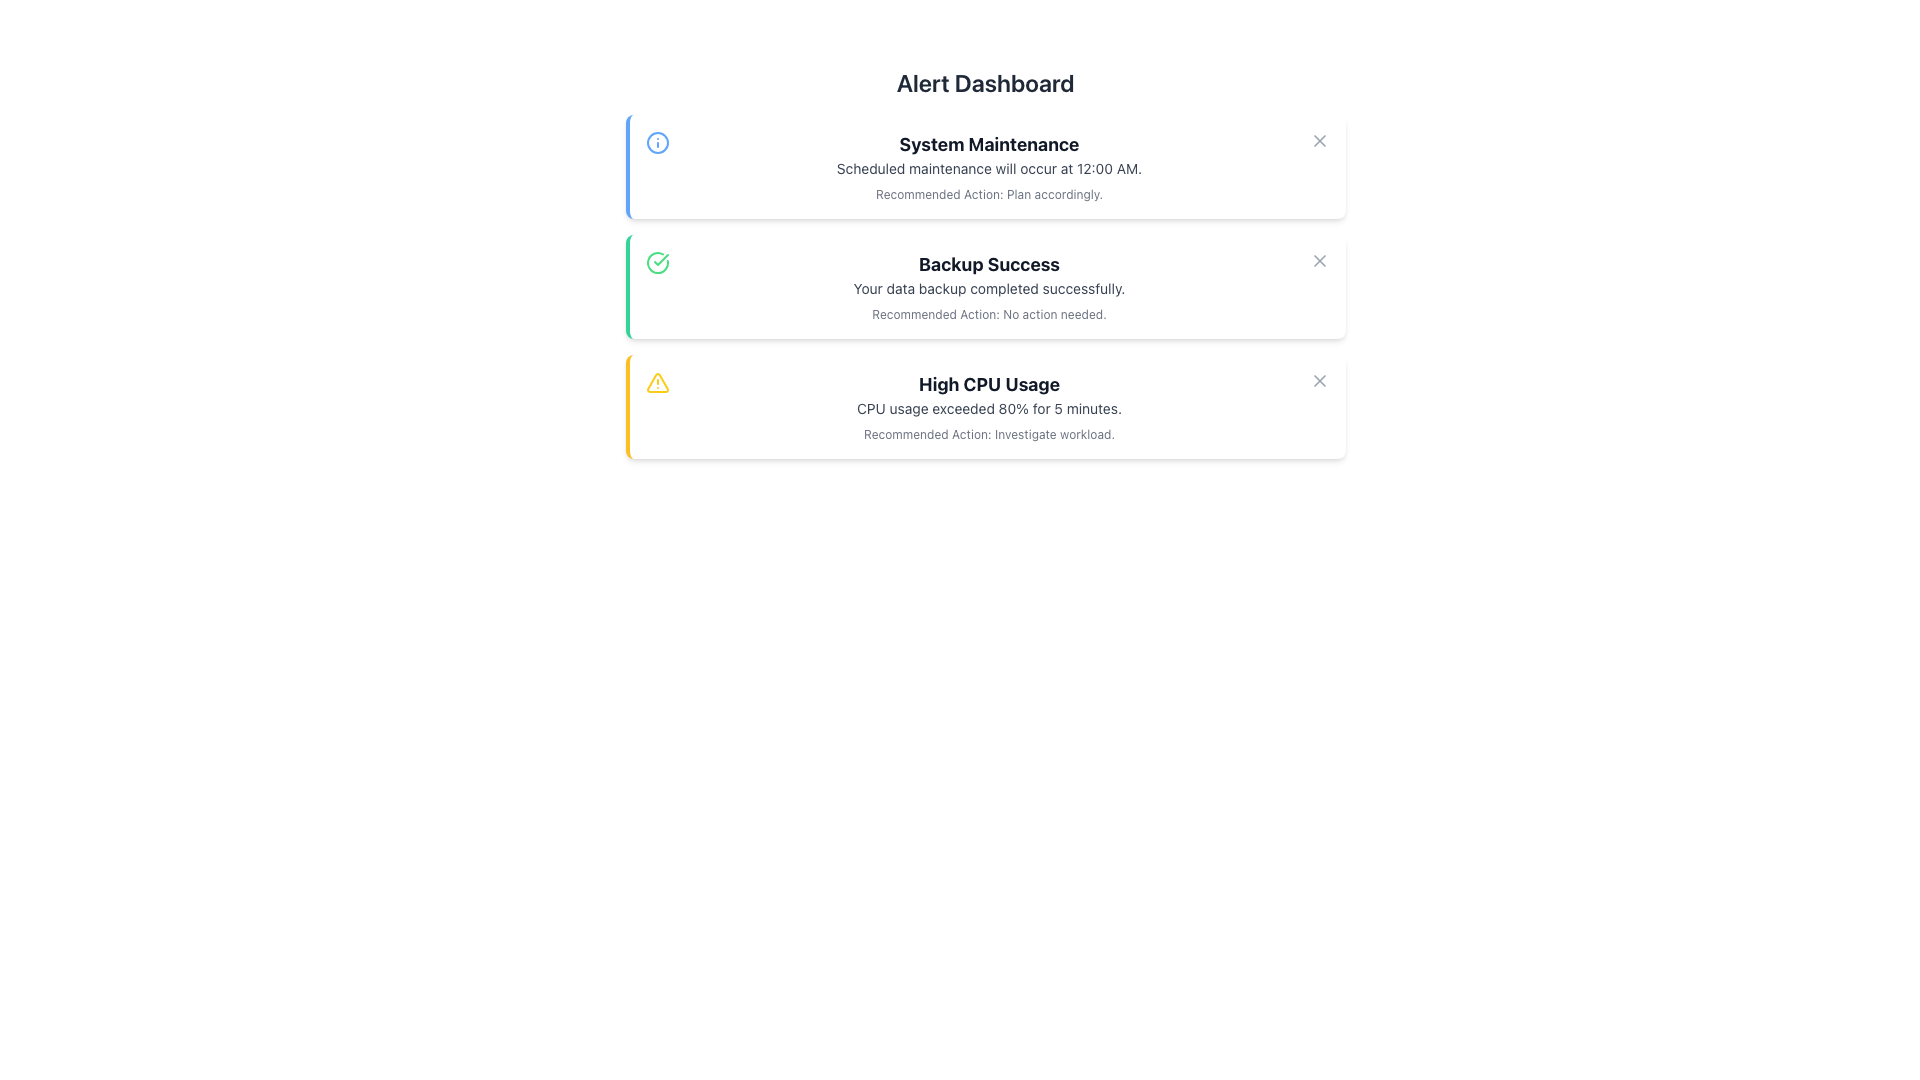  What do you see at coordinates (1319, 140) in the screenshot?
I see `the diagonal cross icon in the top-right section of the interface to dismiss the 'System Maintenance' alert` at bounding box center [1319, 140].